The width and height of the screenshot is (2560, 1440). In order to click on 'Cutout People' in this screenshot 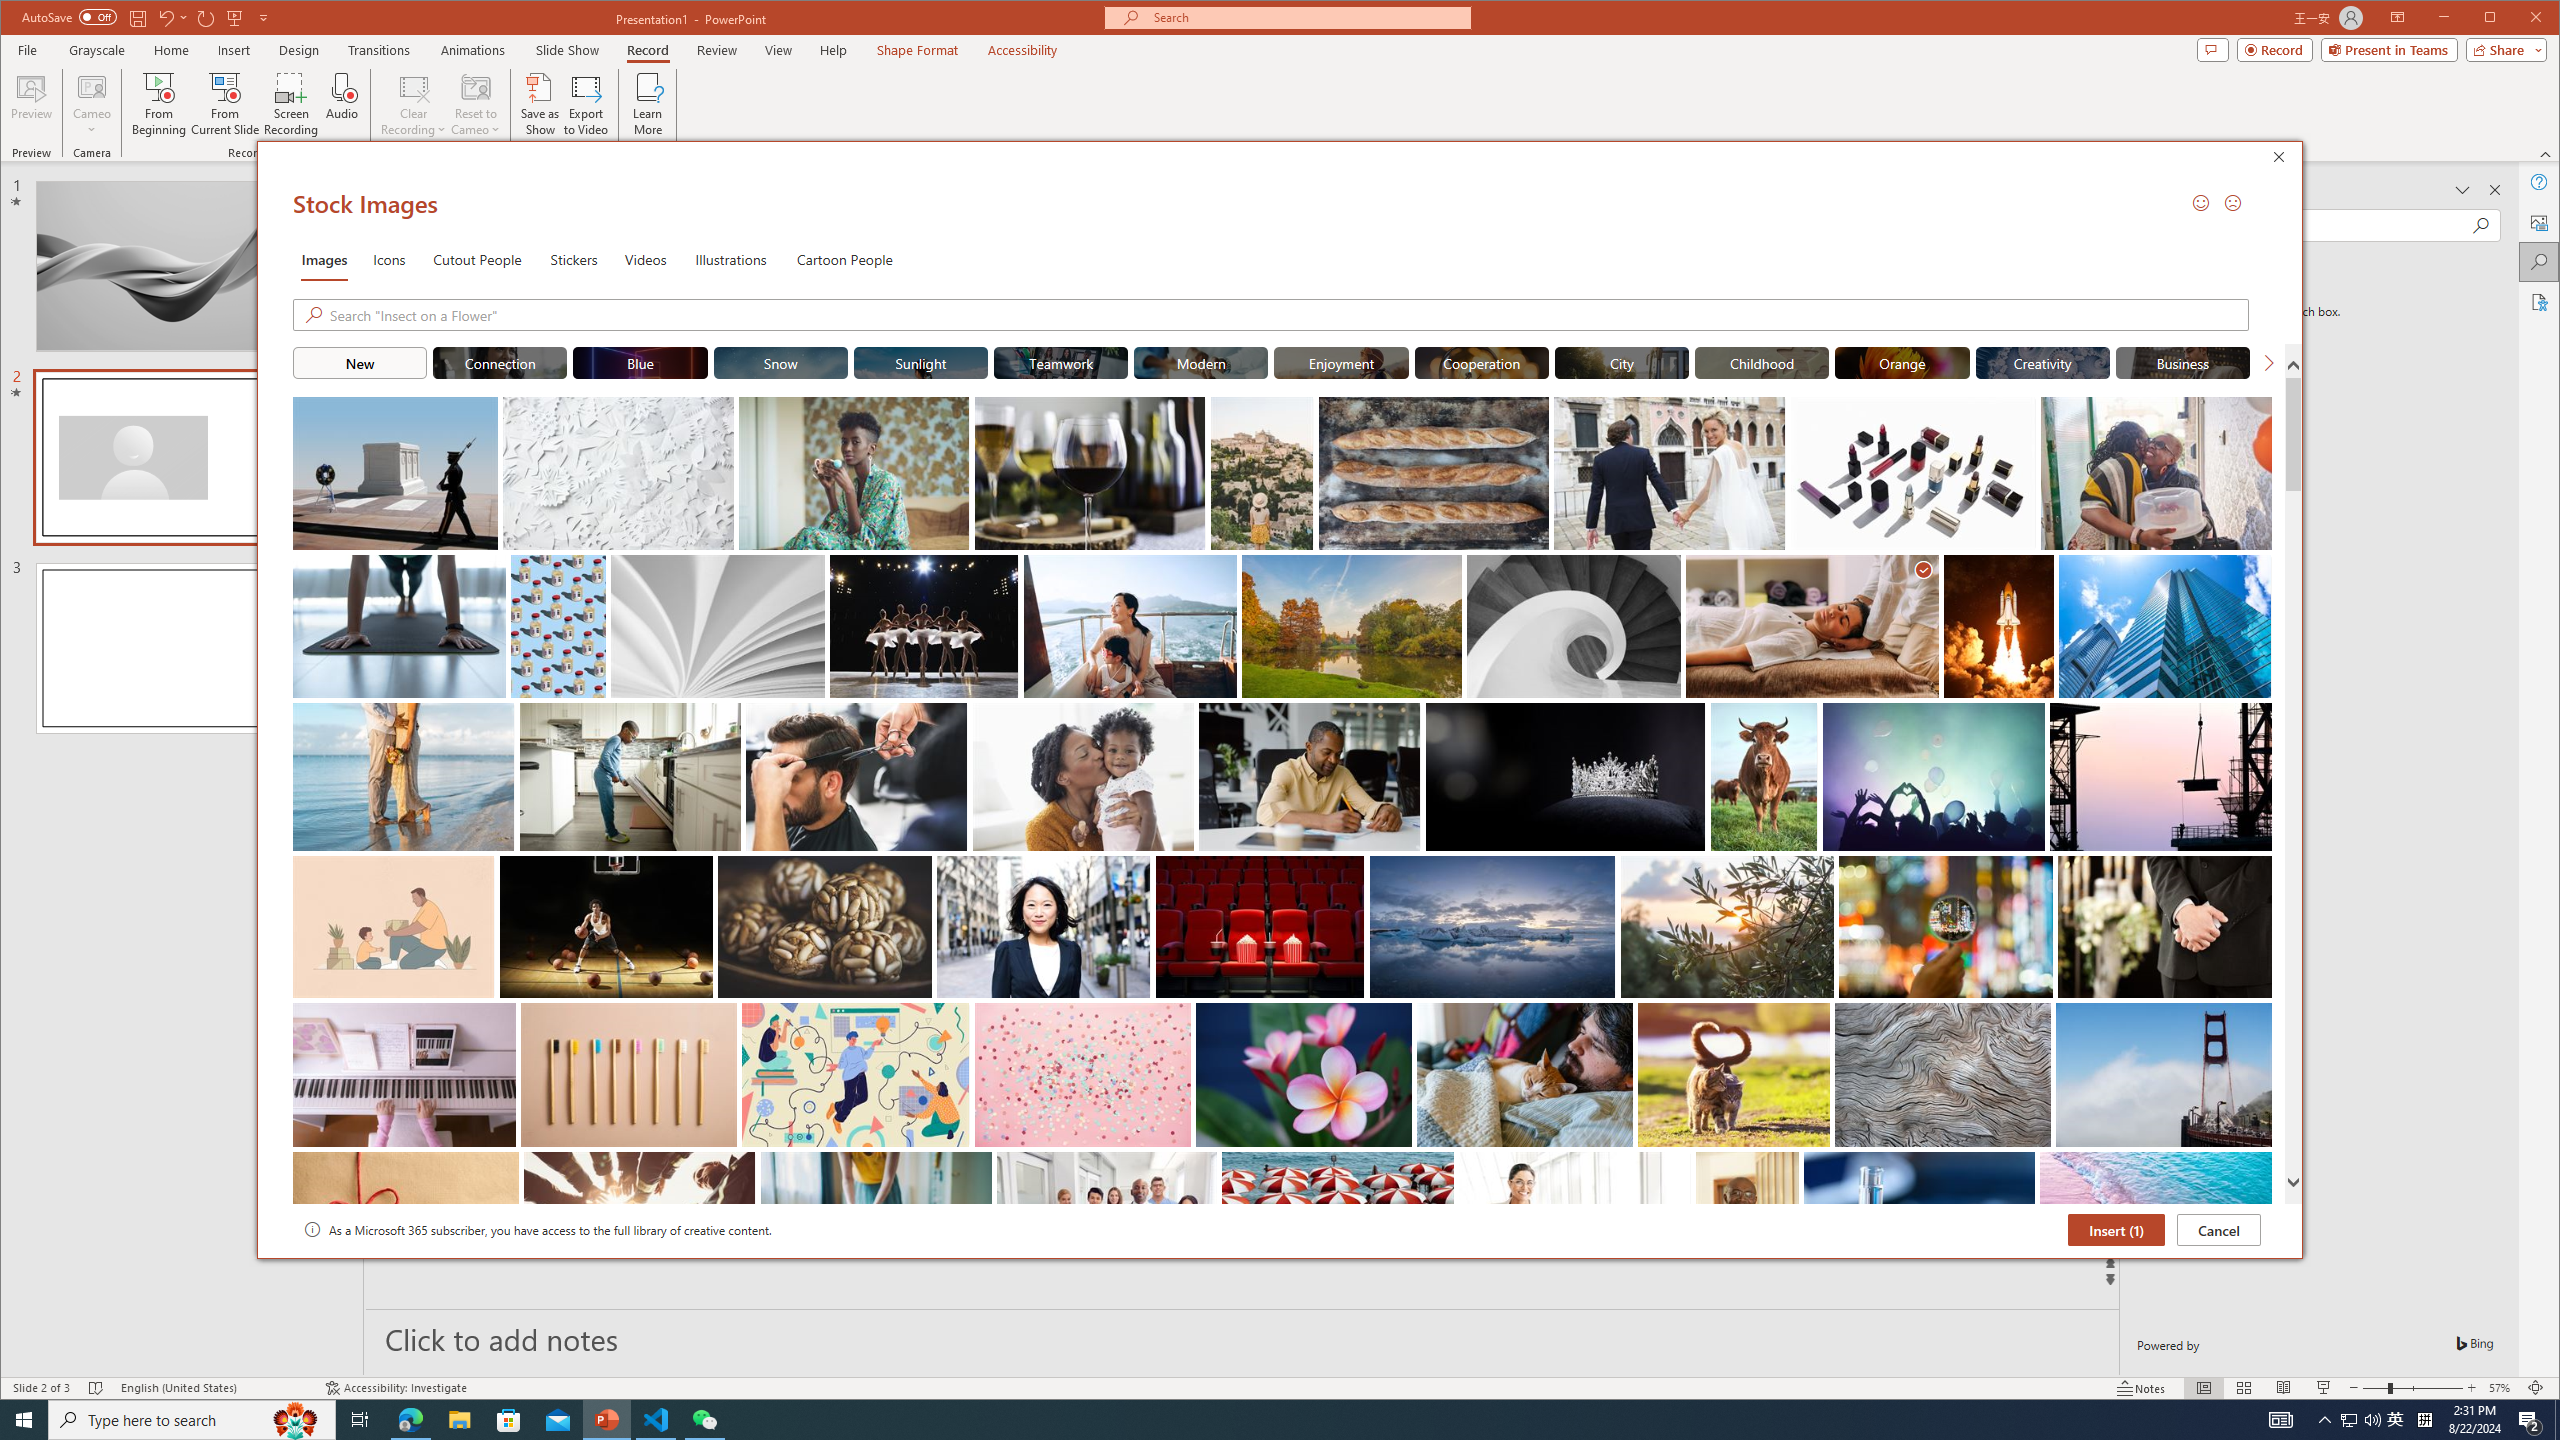, I will do `click(476, 258)`.